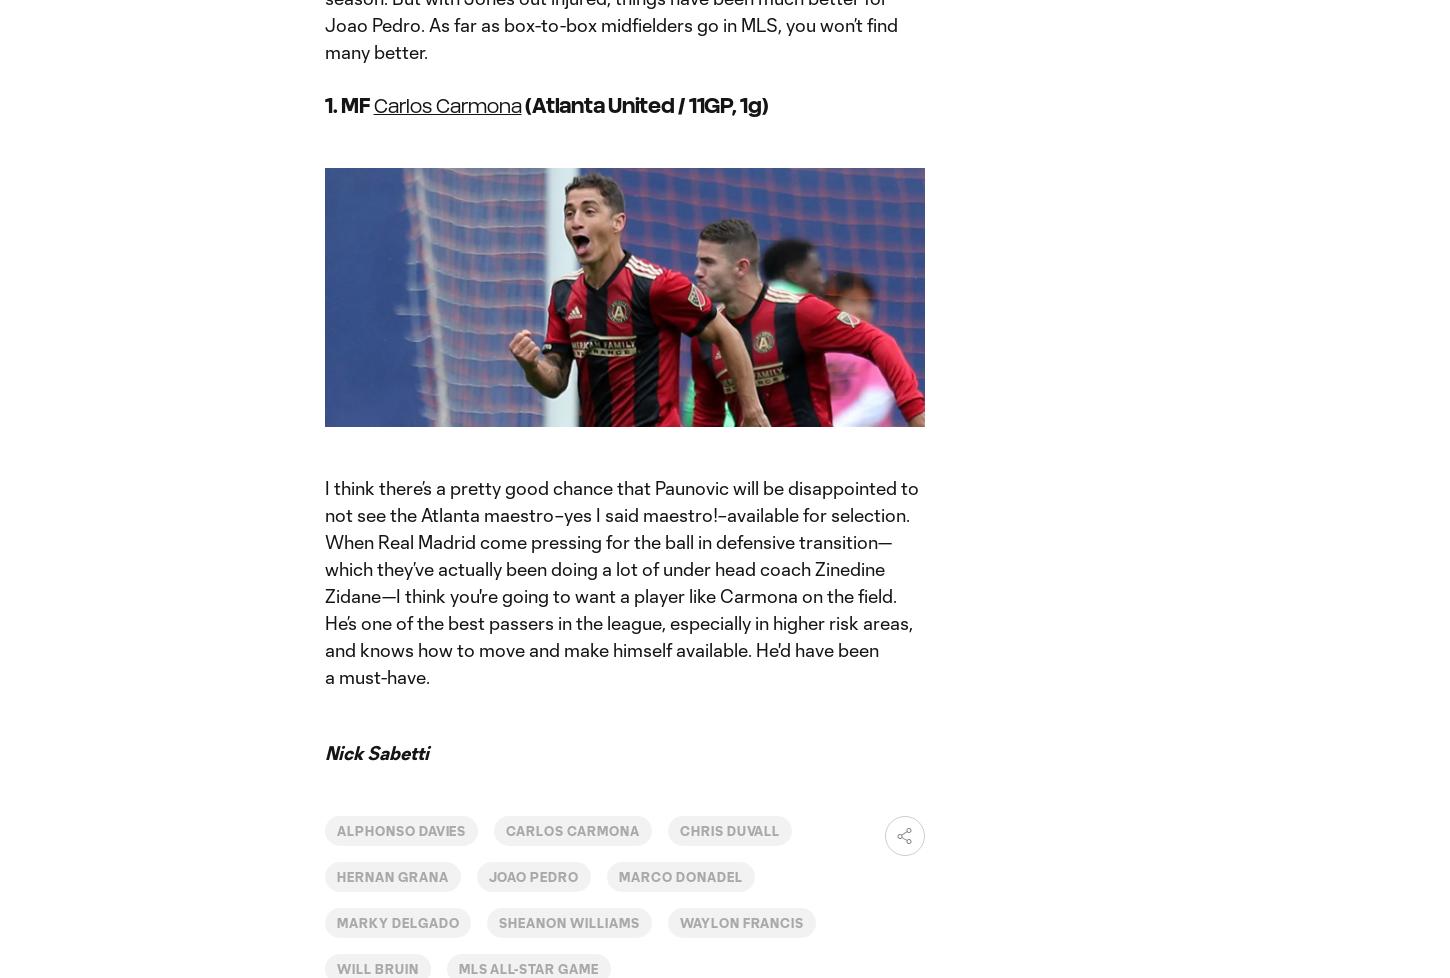 This screenshot has height=978, width=1450. What do you see at coordinates (679, 874) in the screenshot?
I see `'Marco Donadel'` at bounding box center [679, 874].